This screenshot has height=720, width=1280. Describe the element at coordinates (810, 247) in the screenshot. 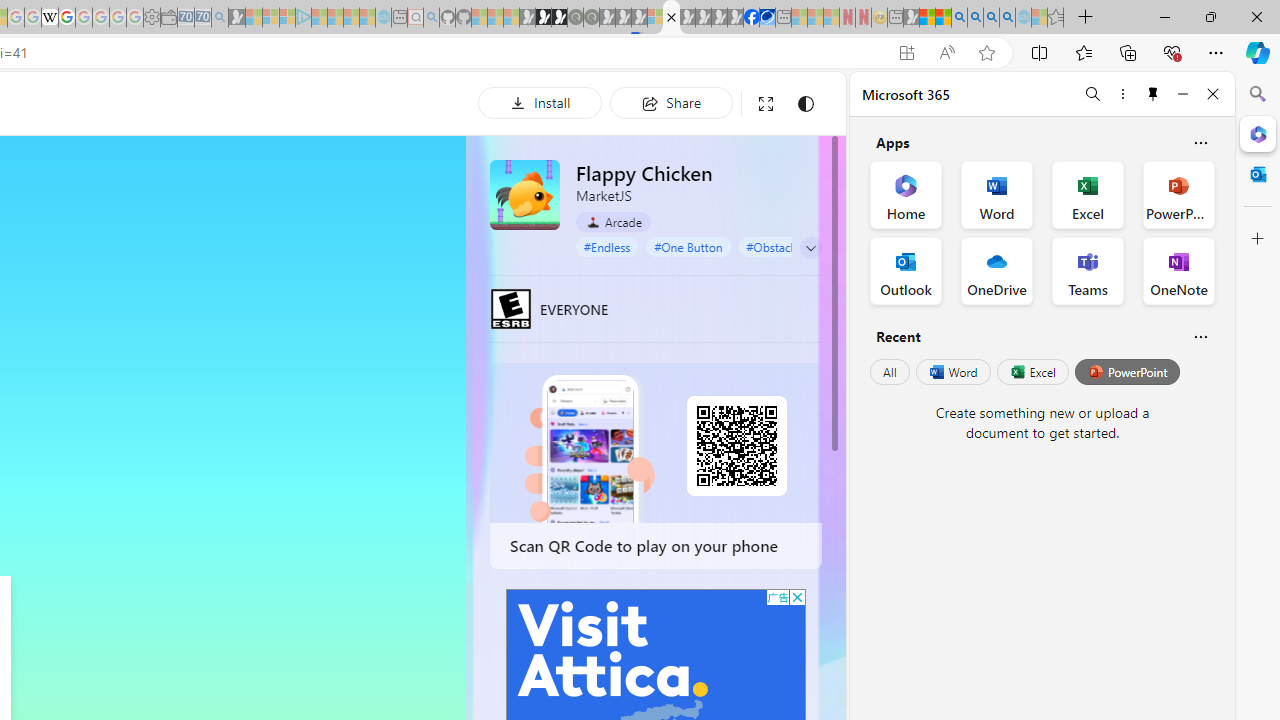

I see `'Class: expand-arrow neutral'` at that location.